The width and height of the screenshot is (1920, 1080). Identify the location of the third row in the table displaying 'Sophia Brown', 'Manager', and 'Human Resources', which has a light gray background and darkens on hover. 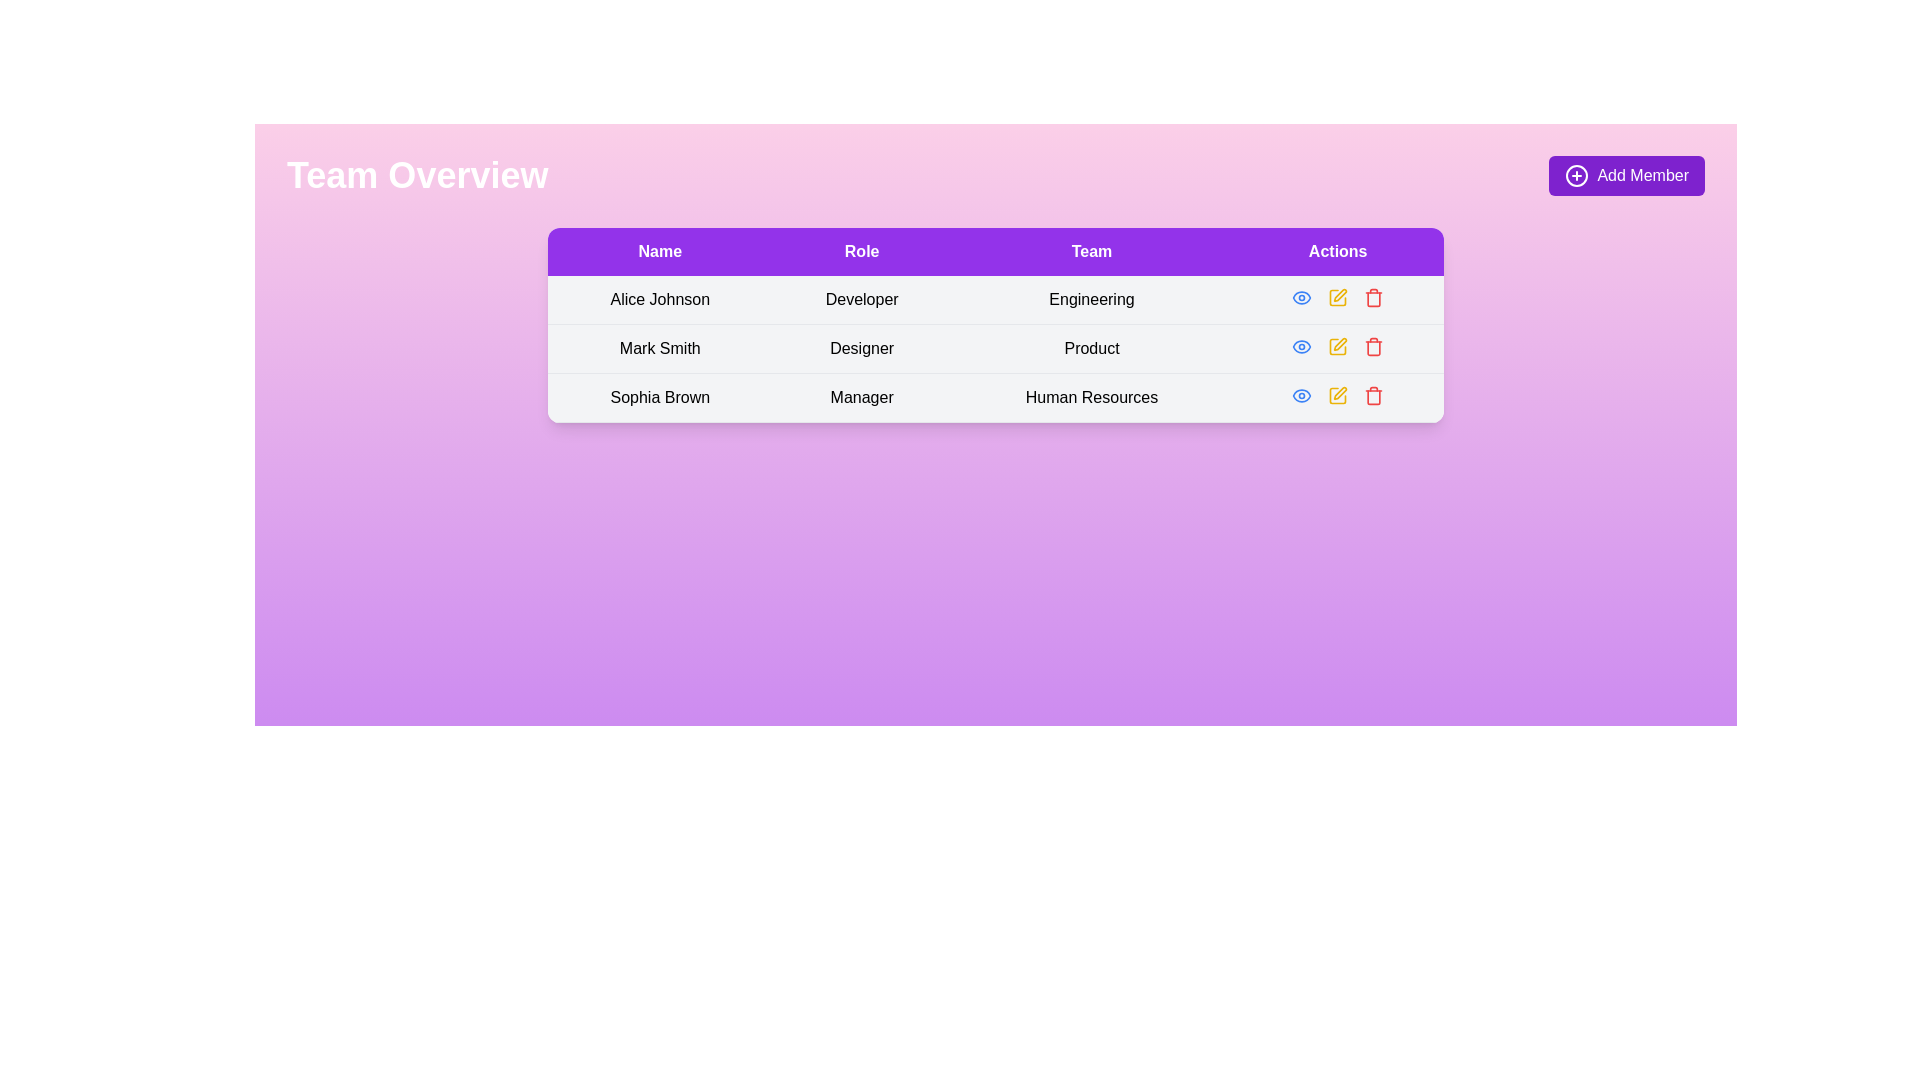
(996, 397).